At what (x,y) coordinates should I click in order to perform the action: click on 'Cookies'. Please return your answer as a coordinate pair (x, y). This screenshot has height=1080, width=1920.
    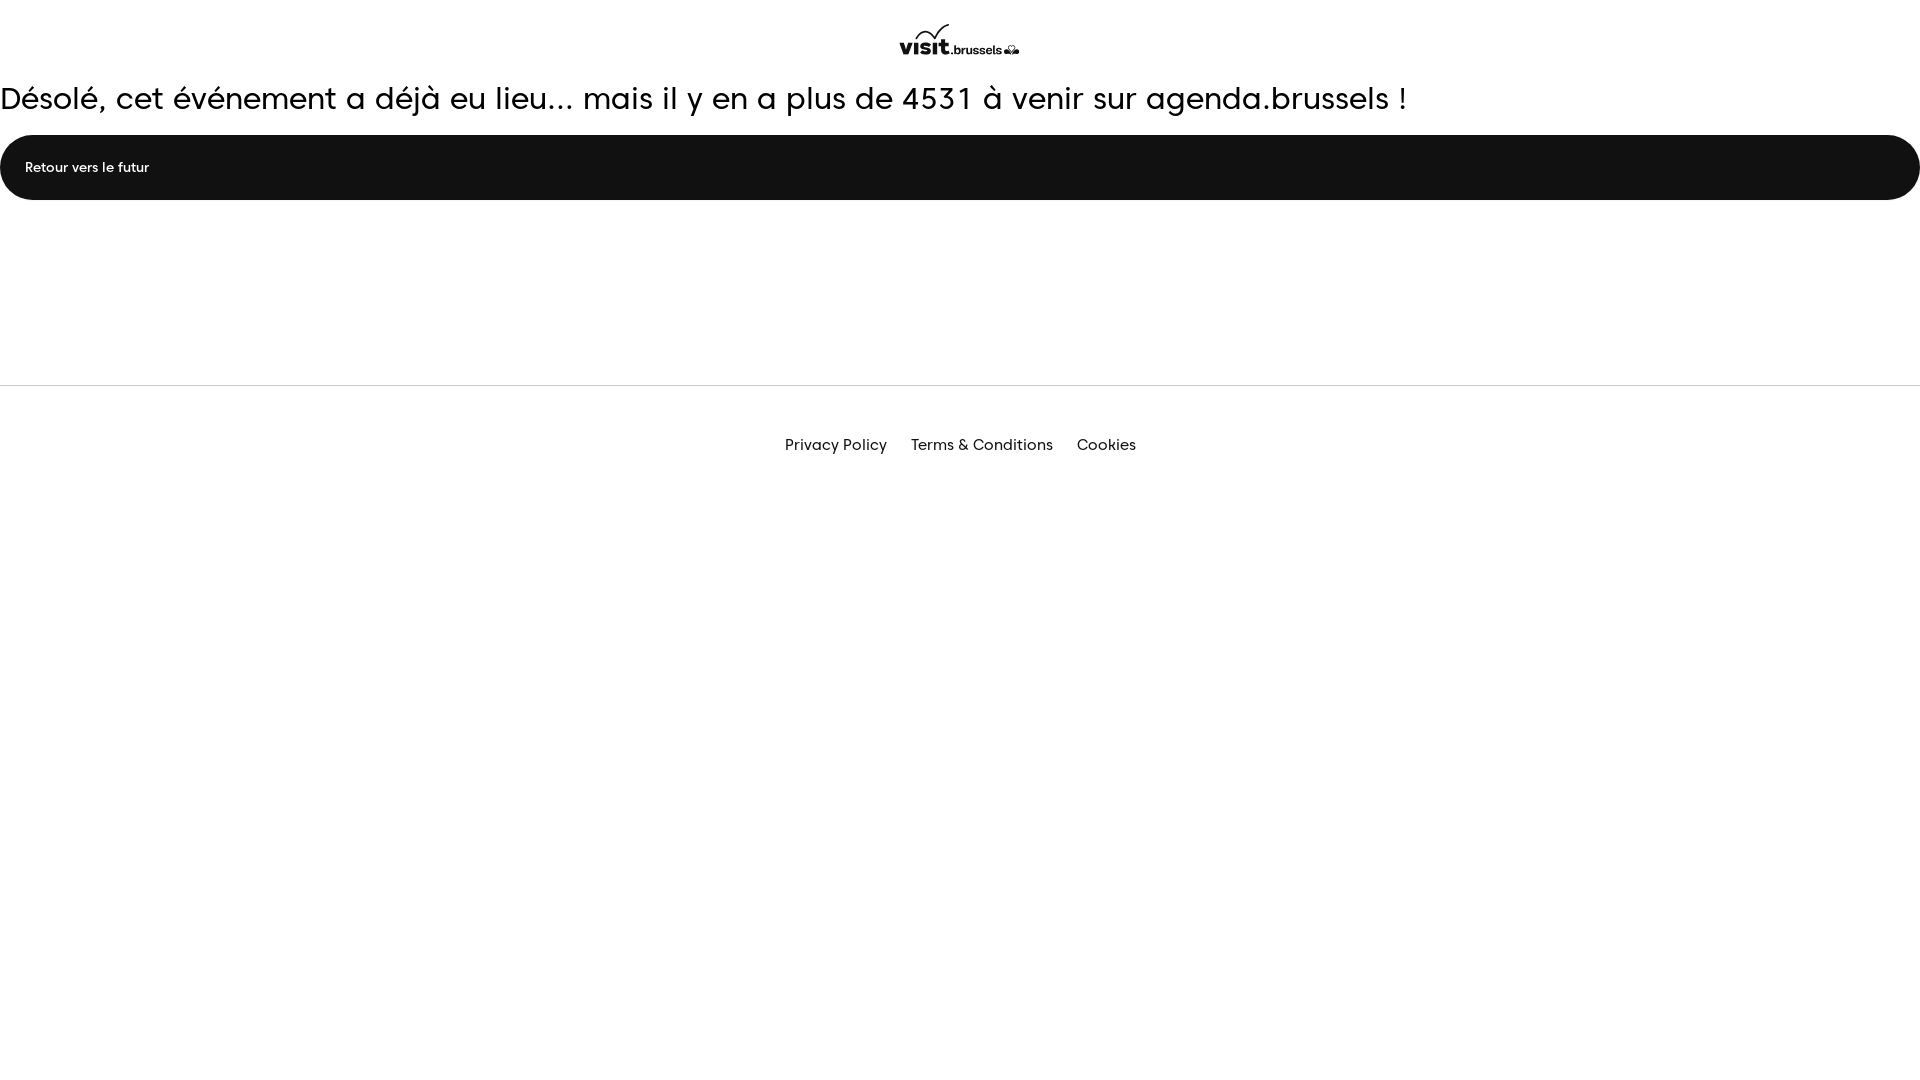
    Looking at the image, I should click on (1104, 444).